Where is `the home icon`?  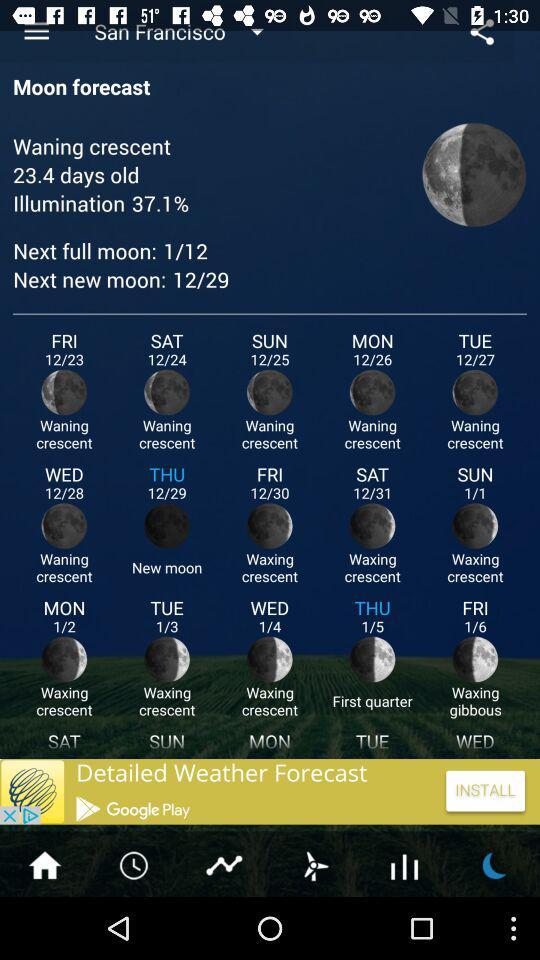 the home icon is located at coordinates (44, 925).